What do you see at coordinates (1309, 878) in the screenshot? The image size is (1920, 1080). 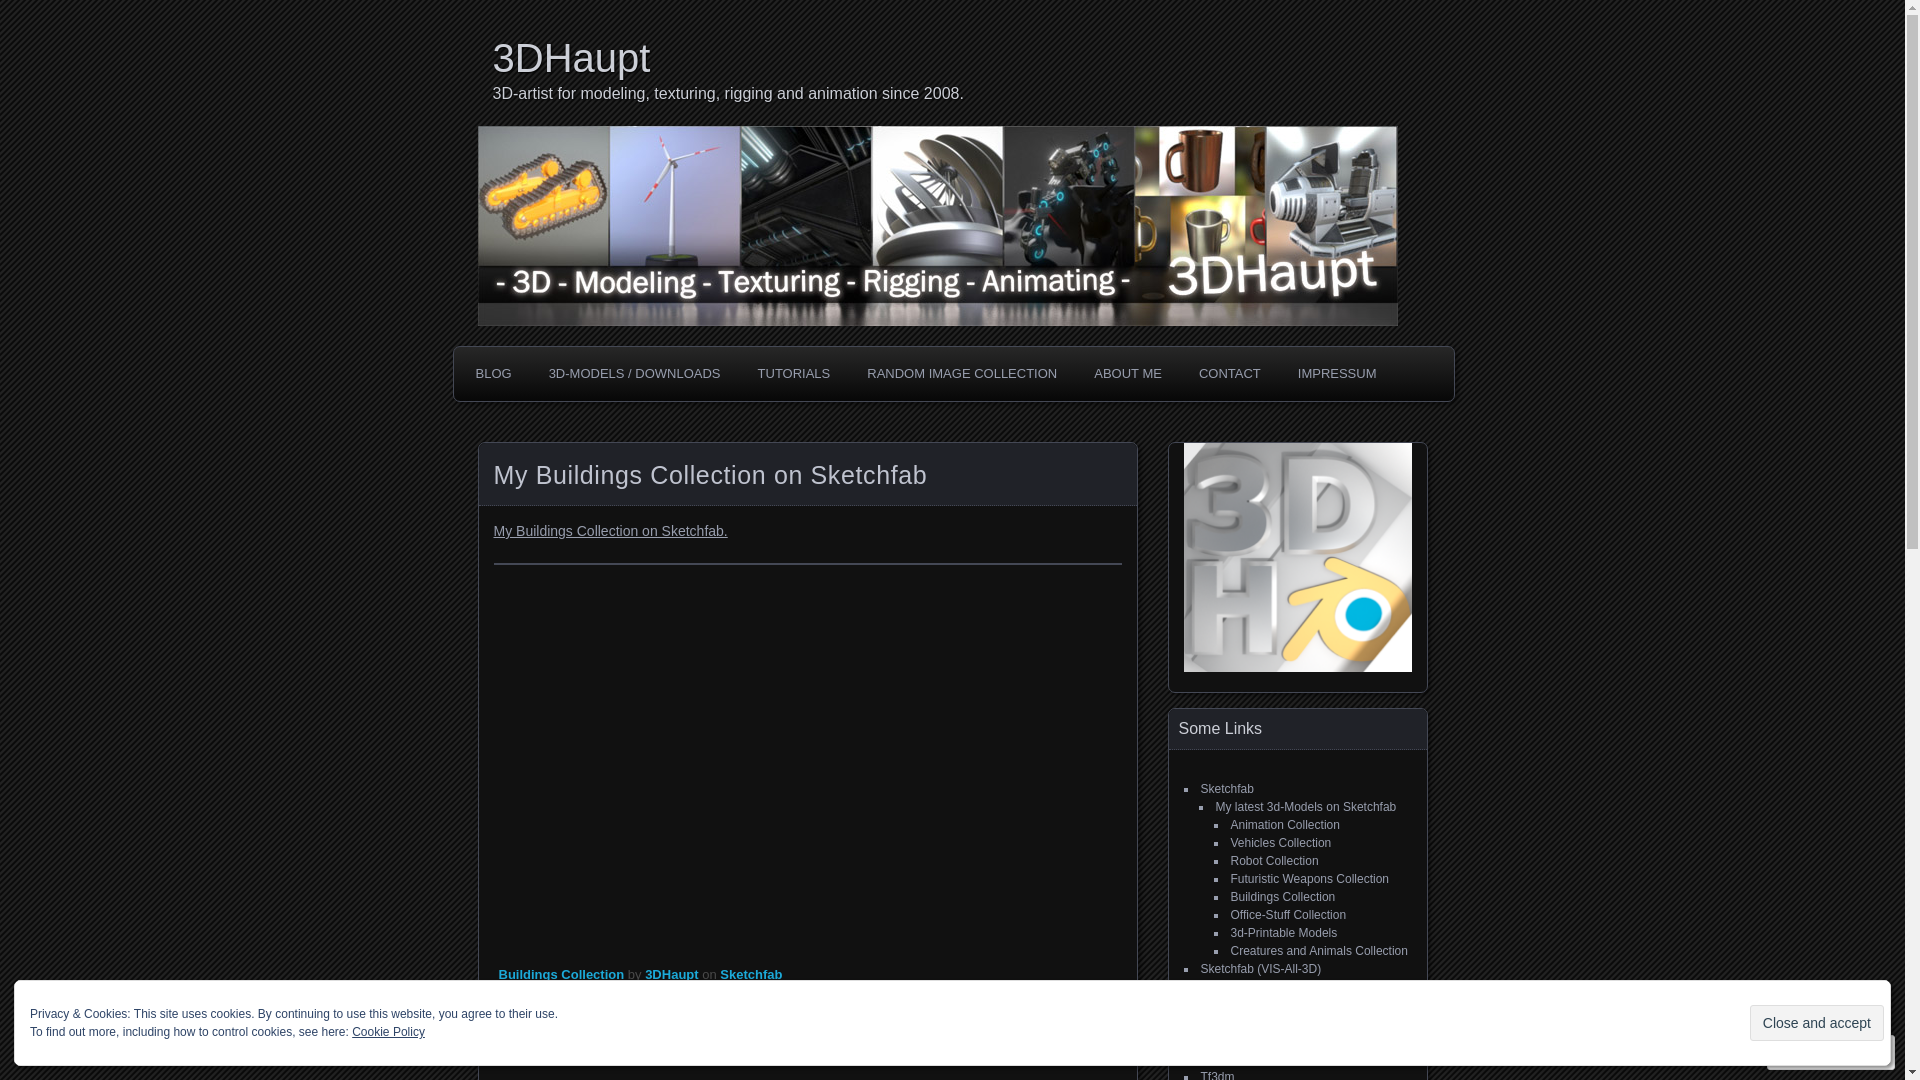 I see `'Futuristic Weapons Collection'` at bounding box center [1309, 878].